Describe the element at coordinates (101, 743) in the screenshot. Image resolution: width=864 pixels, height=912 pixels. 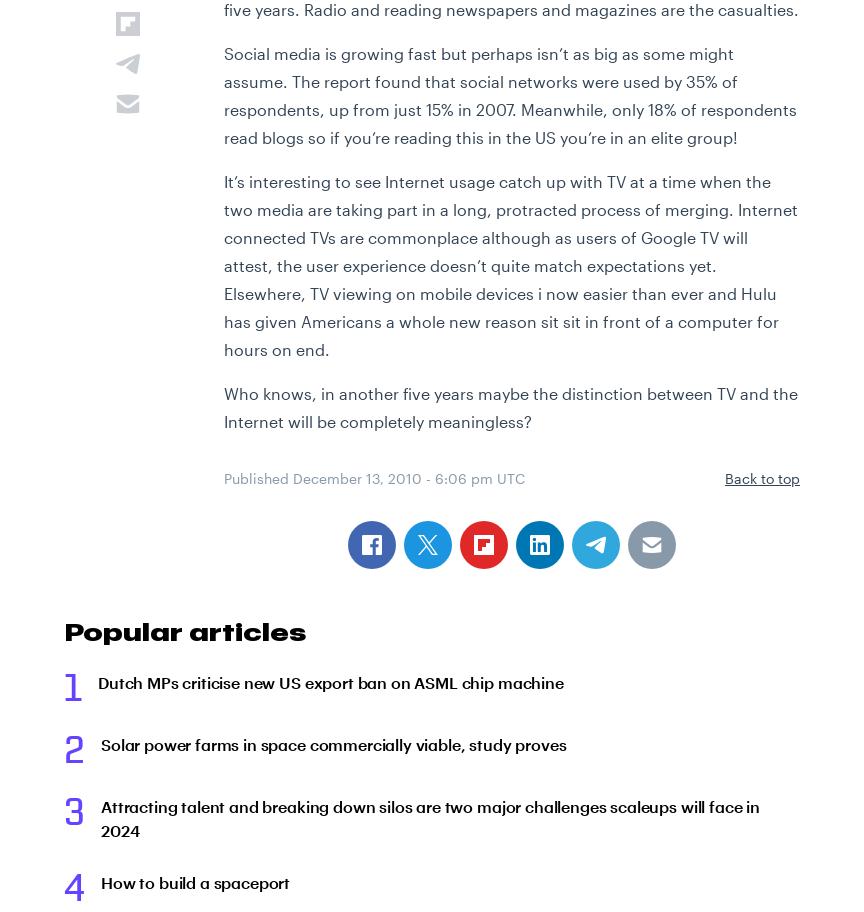
I see `'Solar power farms in space commercially viable, study proves'` at that location.